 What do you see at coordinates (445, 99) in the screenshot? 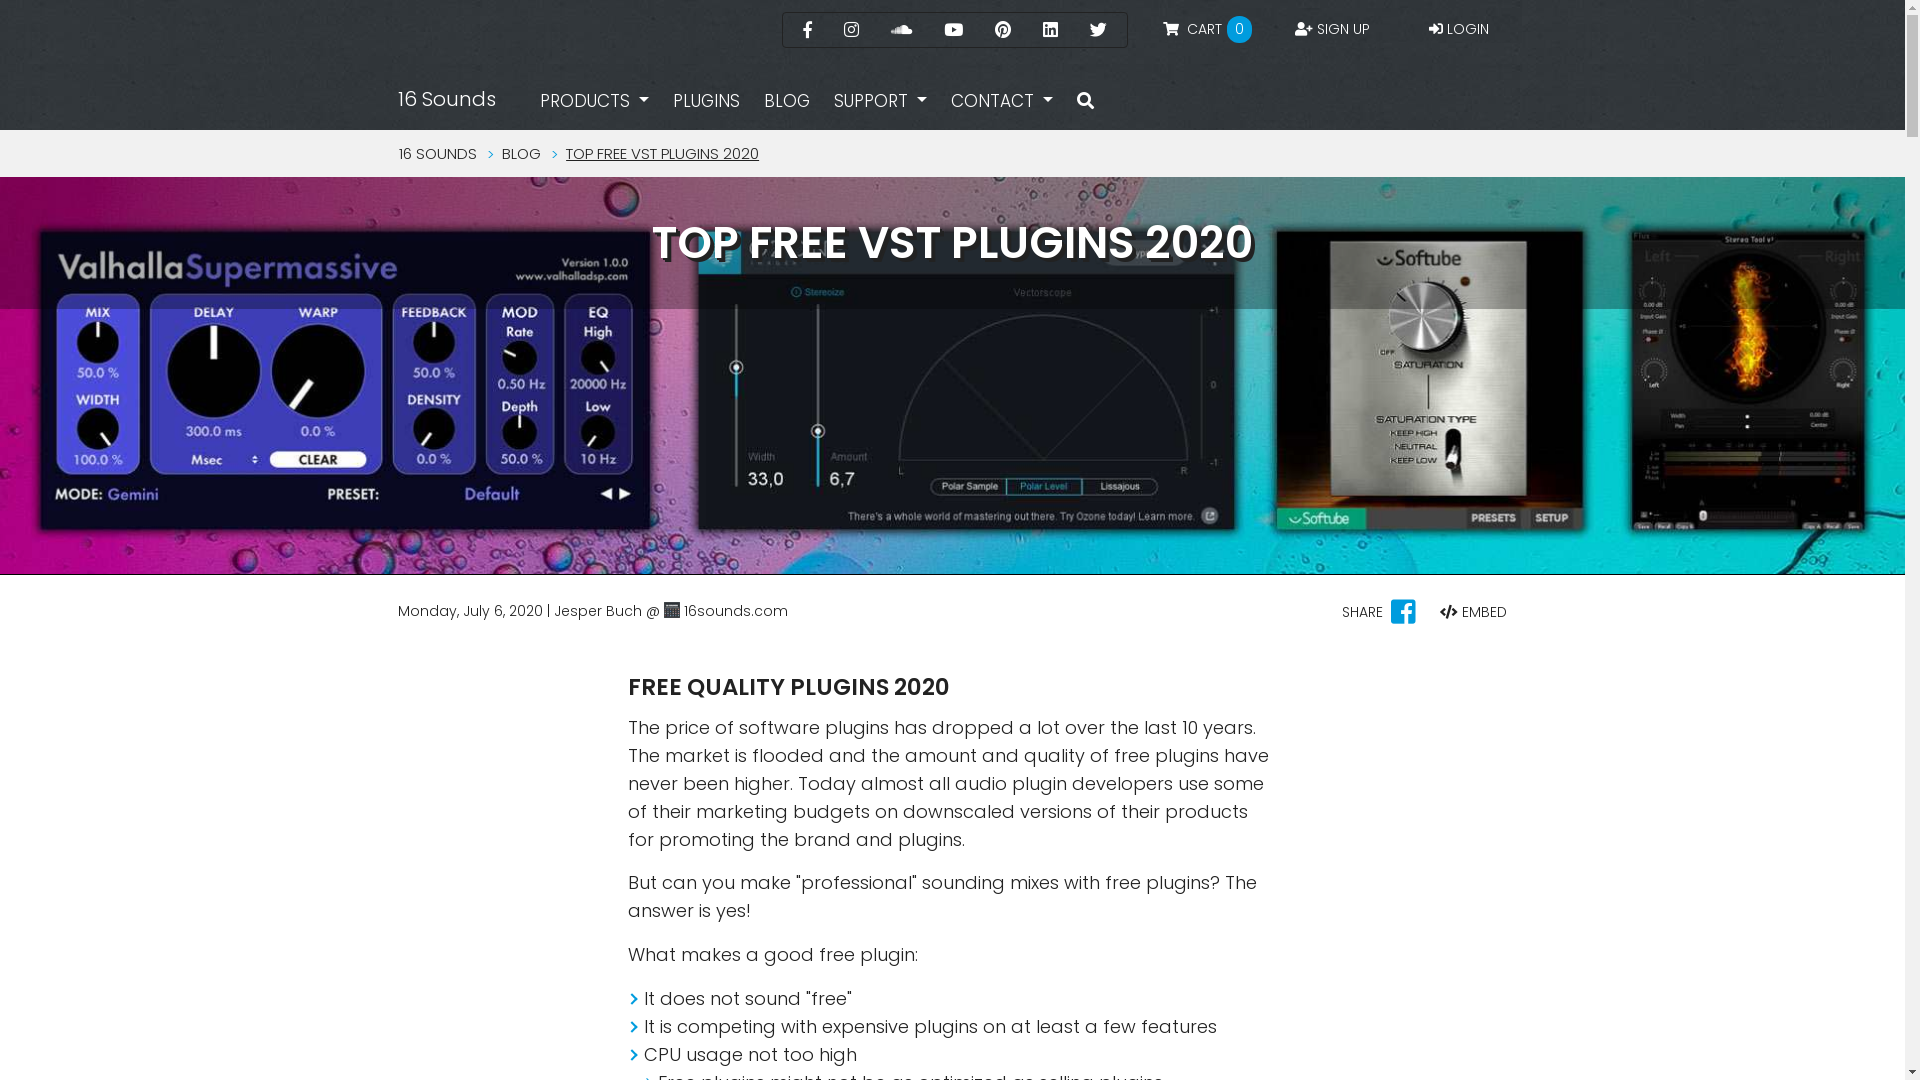
I see `'16 Sounds'` at bounding box center [445, 99].